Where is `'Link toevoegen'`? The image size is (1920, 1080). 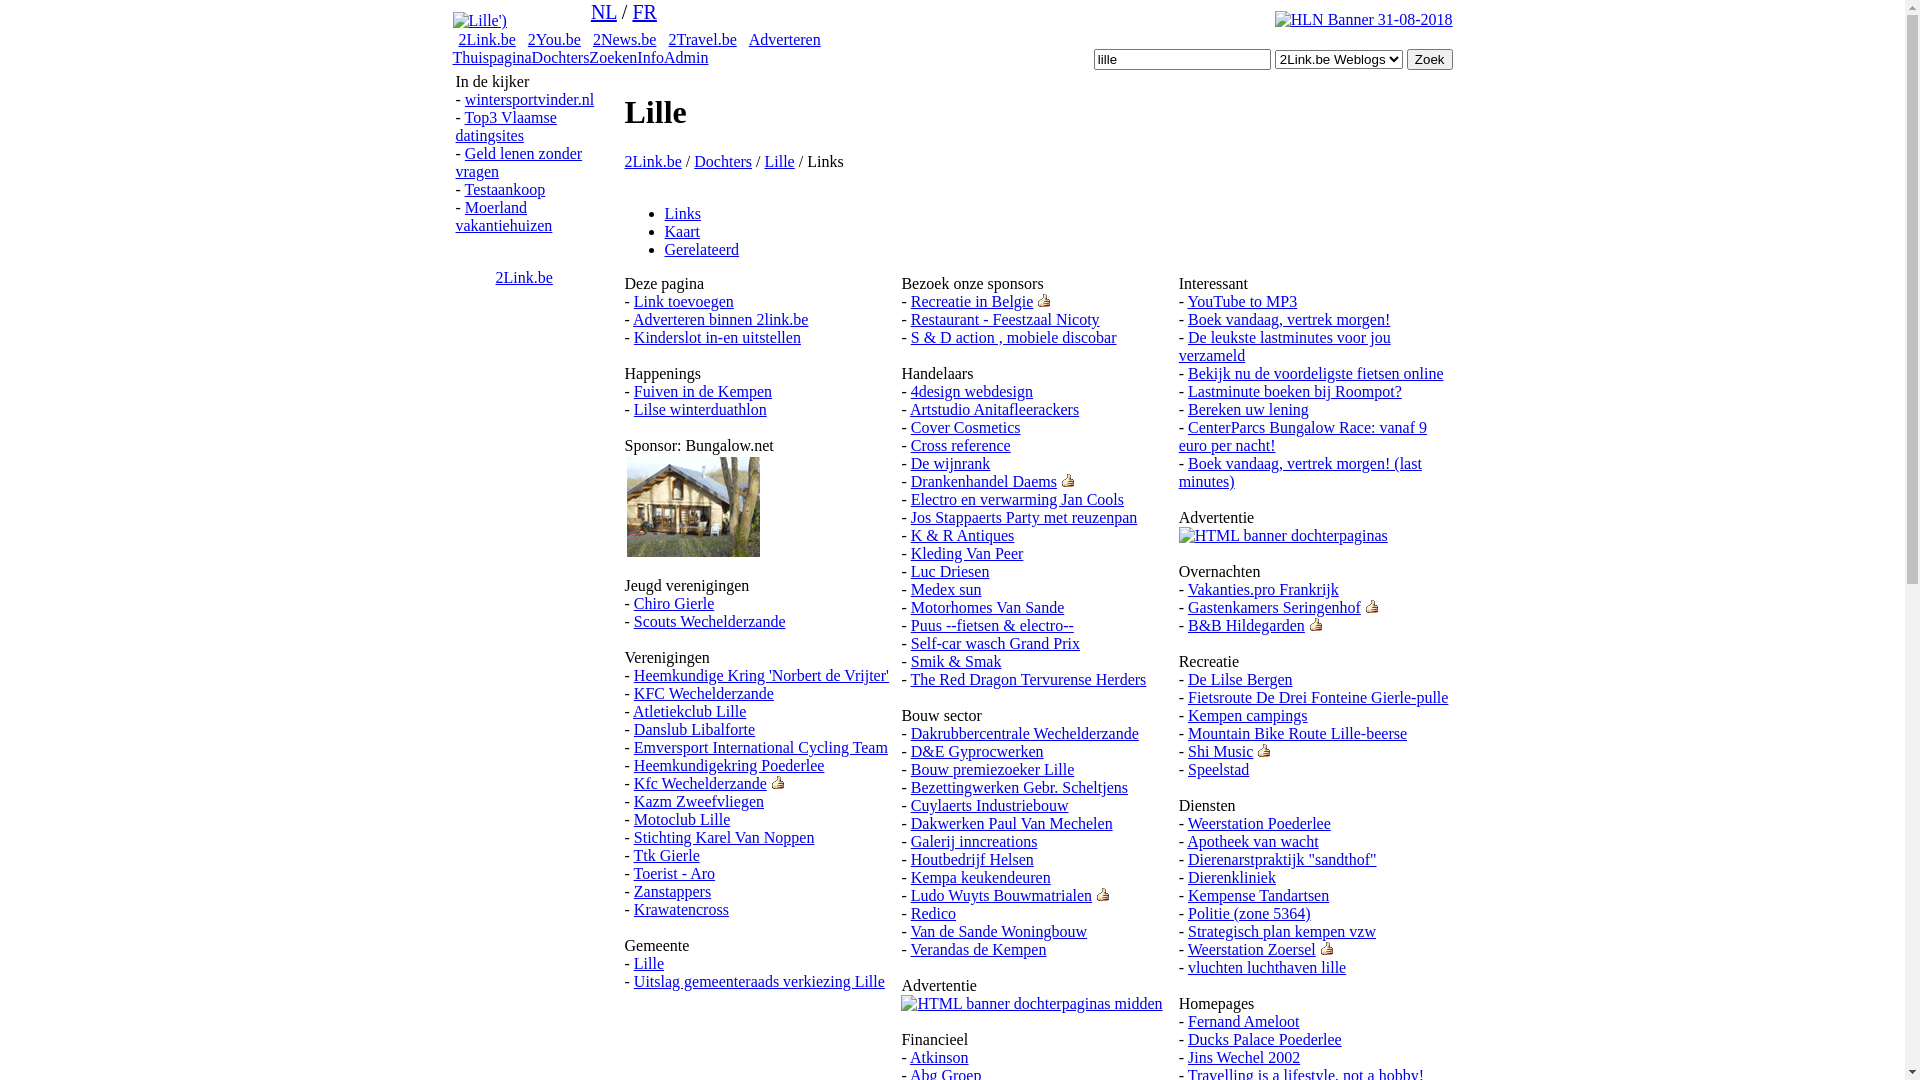 'Link toevoegen' is located at coordinates (683, 301).